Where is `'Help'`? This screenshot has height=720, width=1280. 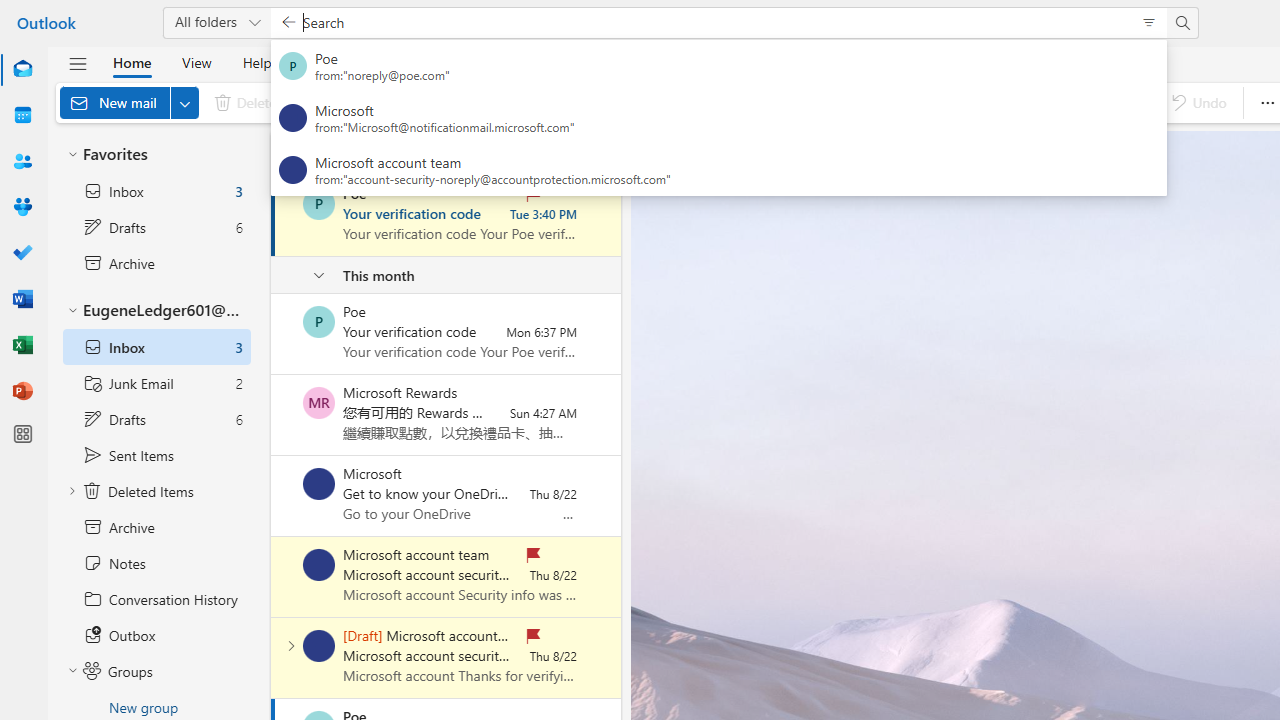
'Help' is located at coordinates (255, 61).